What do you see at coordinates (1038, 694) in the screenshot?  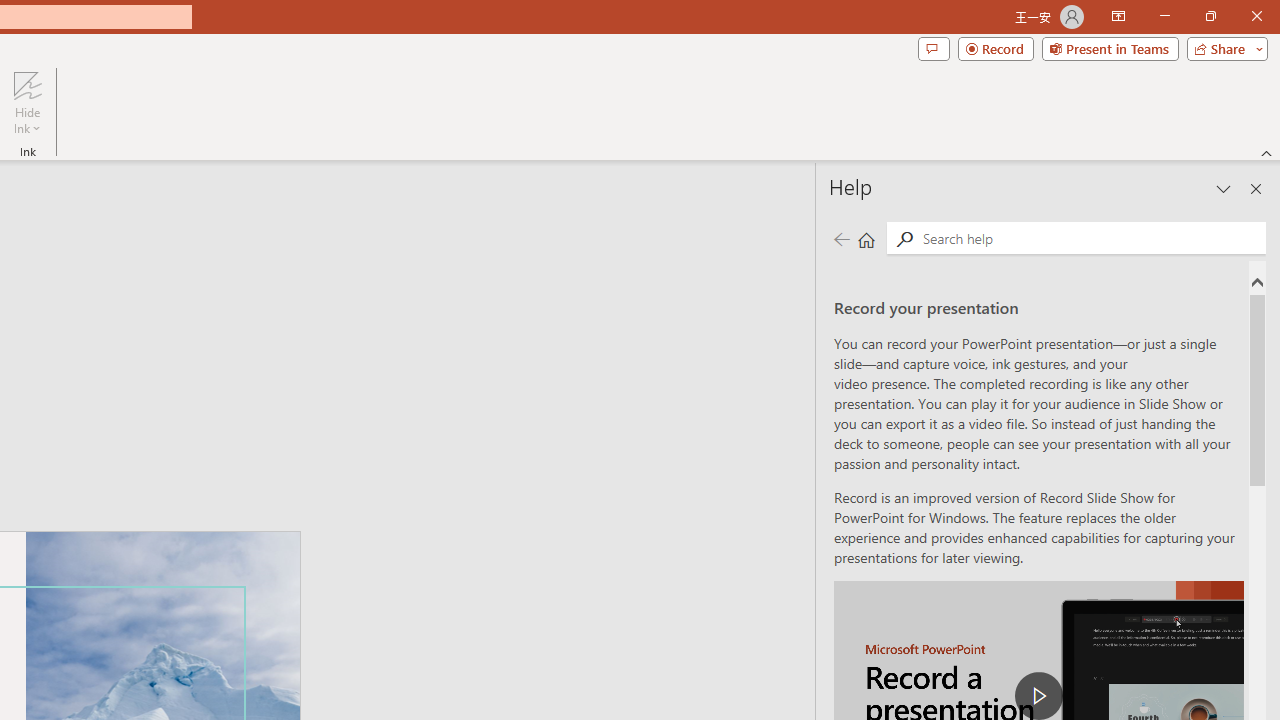 I see `'play Record a Presentation'` at bounding box center [1038, 694].